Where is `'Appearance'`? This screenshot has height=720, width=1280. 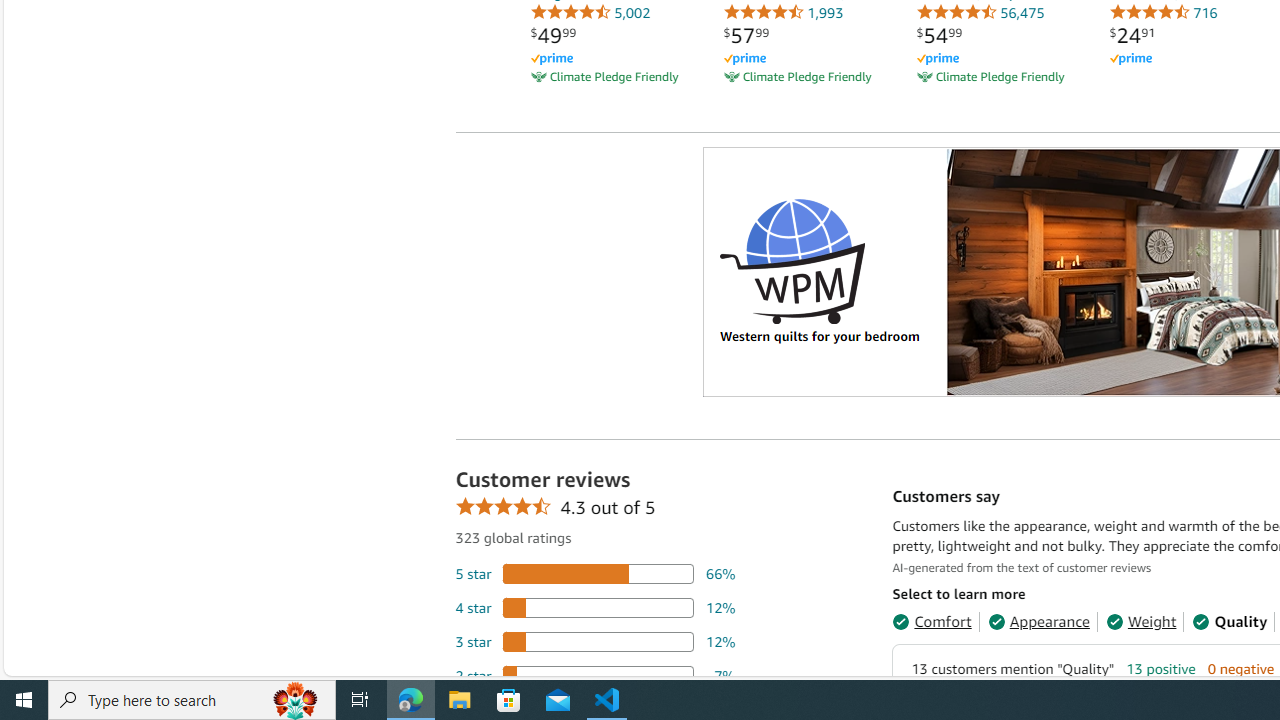
'Appearance' is located at coordinates (1038, 620).